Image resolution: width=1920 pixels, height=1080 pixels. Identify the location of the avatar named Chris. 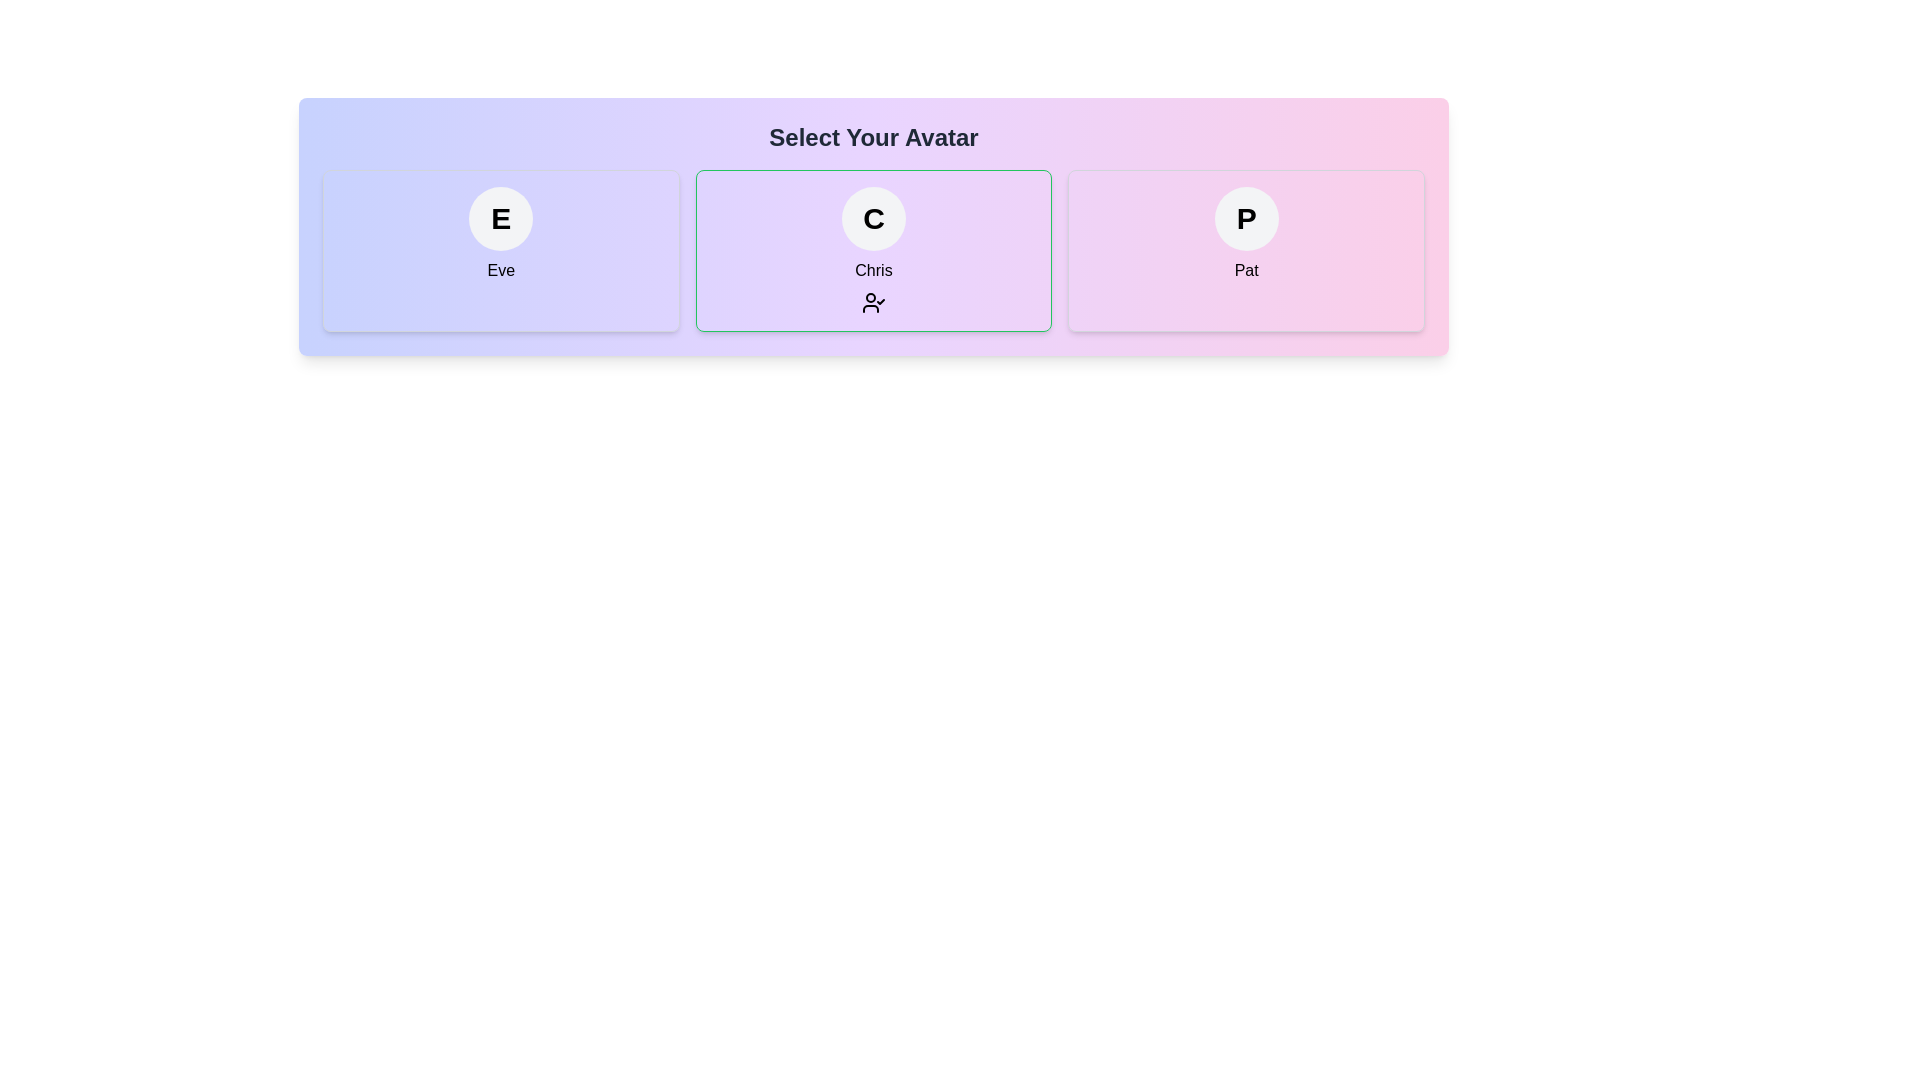
(873, 249).